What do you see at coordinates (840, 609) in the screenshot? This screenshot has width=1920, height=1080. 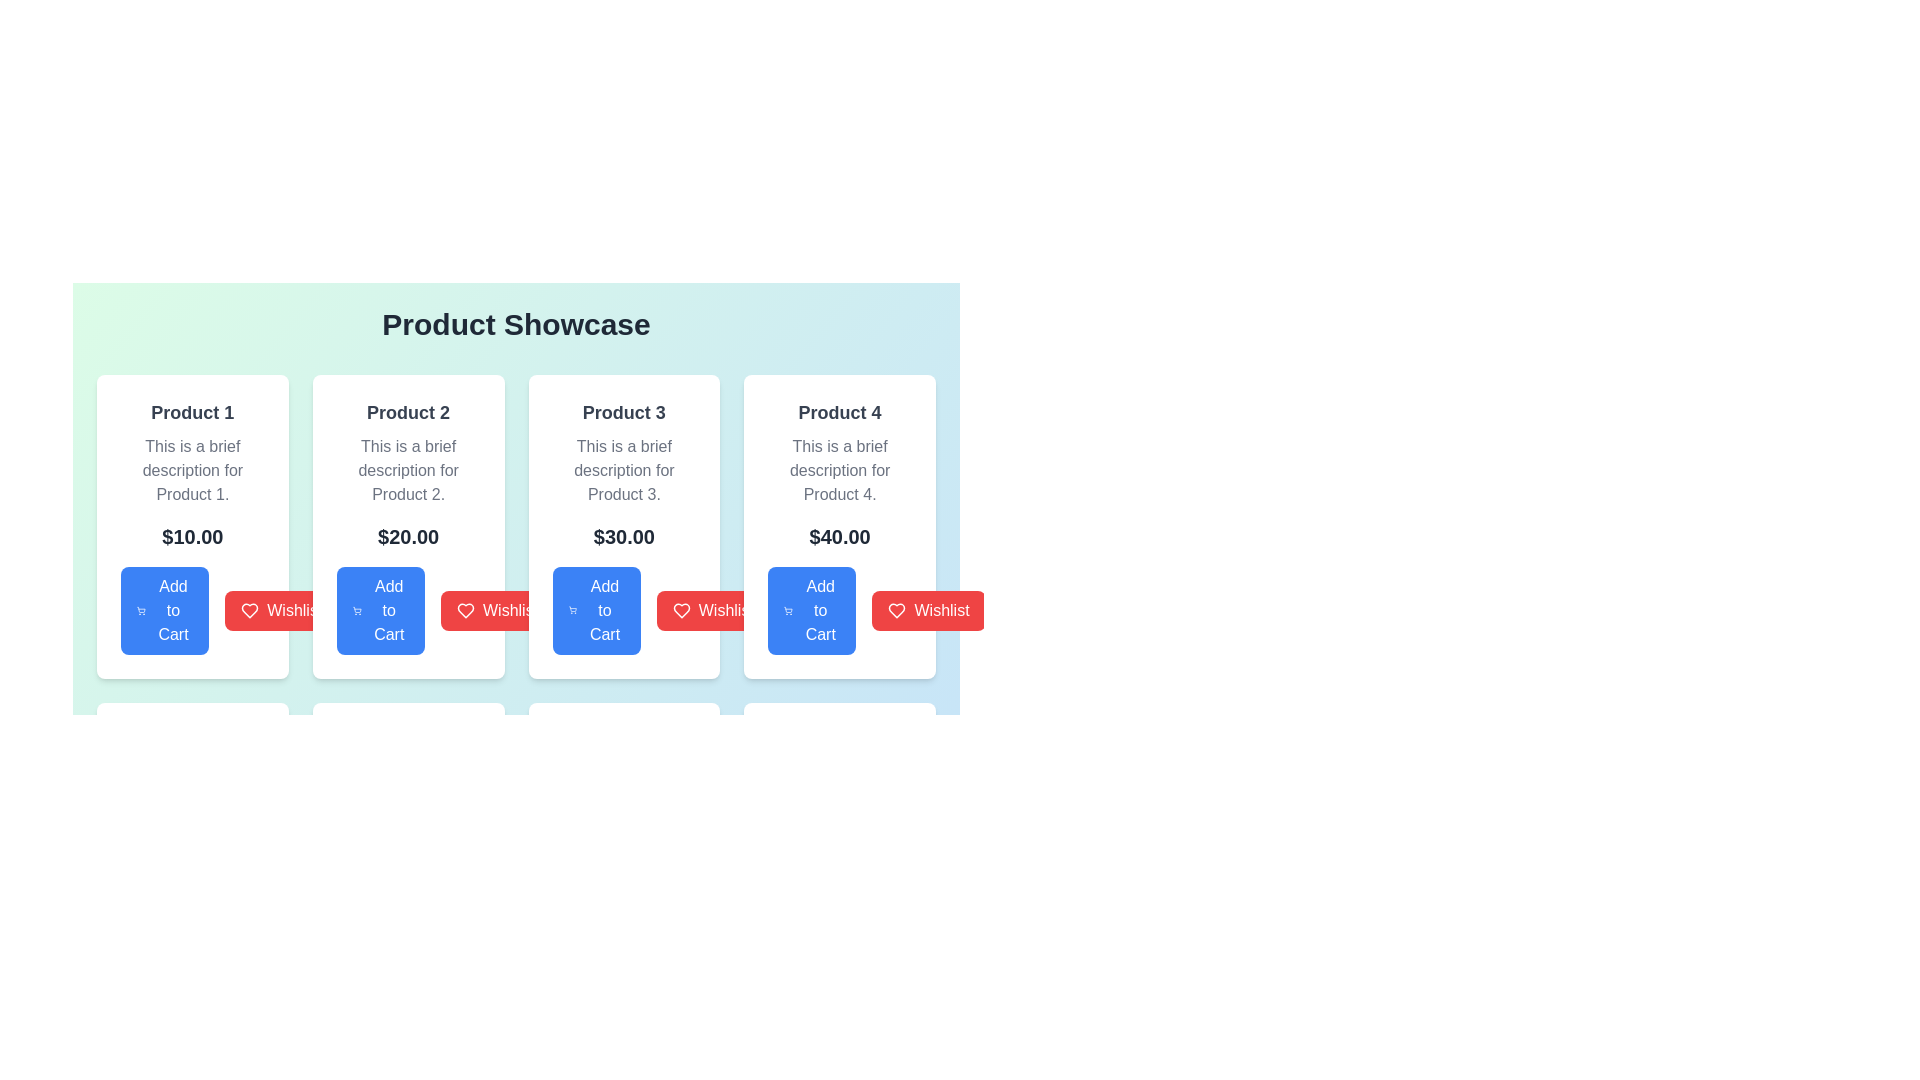 I see `the 'Add to Cart' button, which is a blue rectangular button with rounded corners located in the 'Product 4' card` at bounding box center [840, 609].